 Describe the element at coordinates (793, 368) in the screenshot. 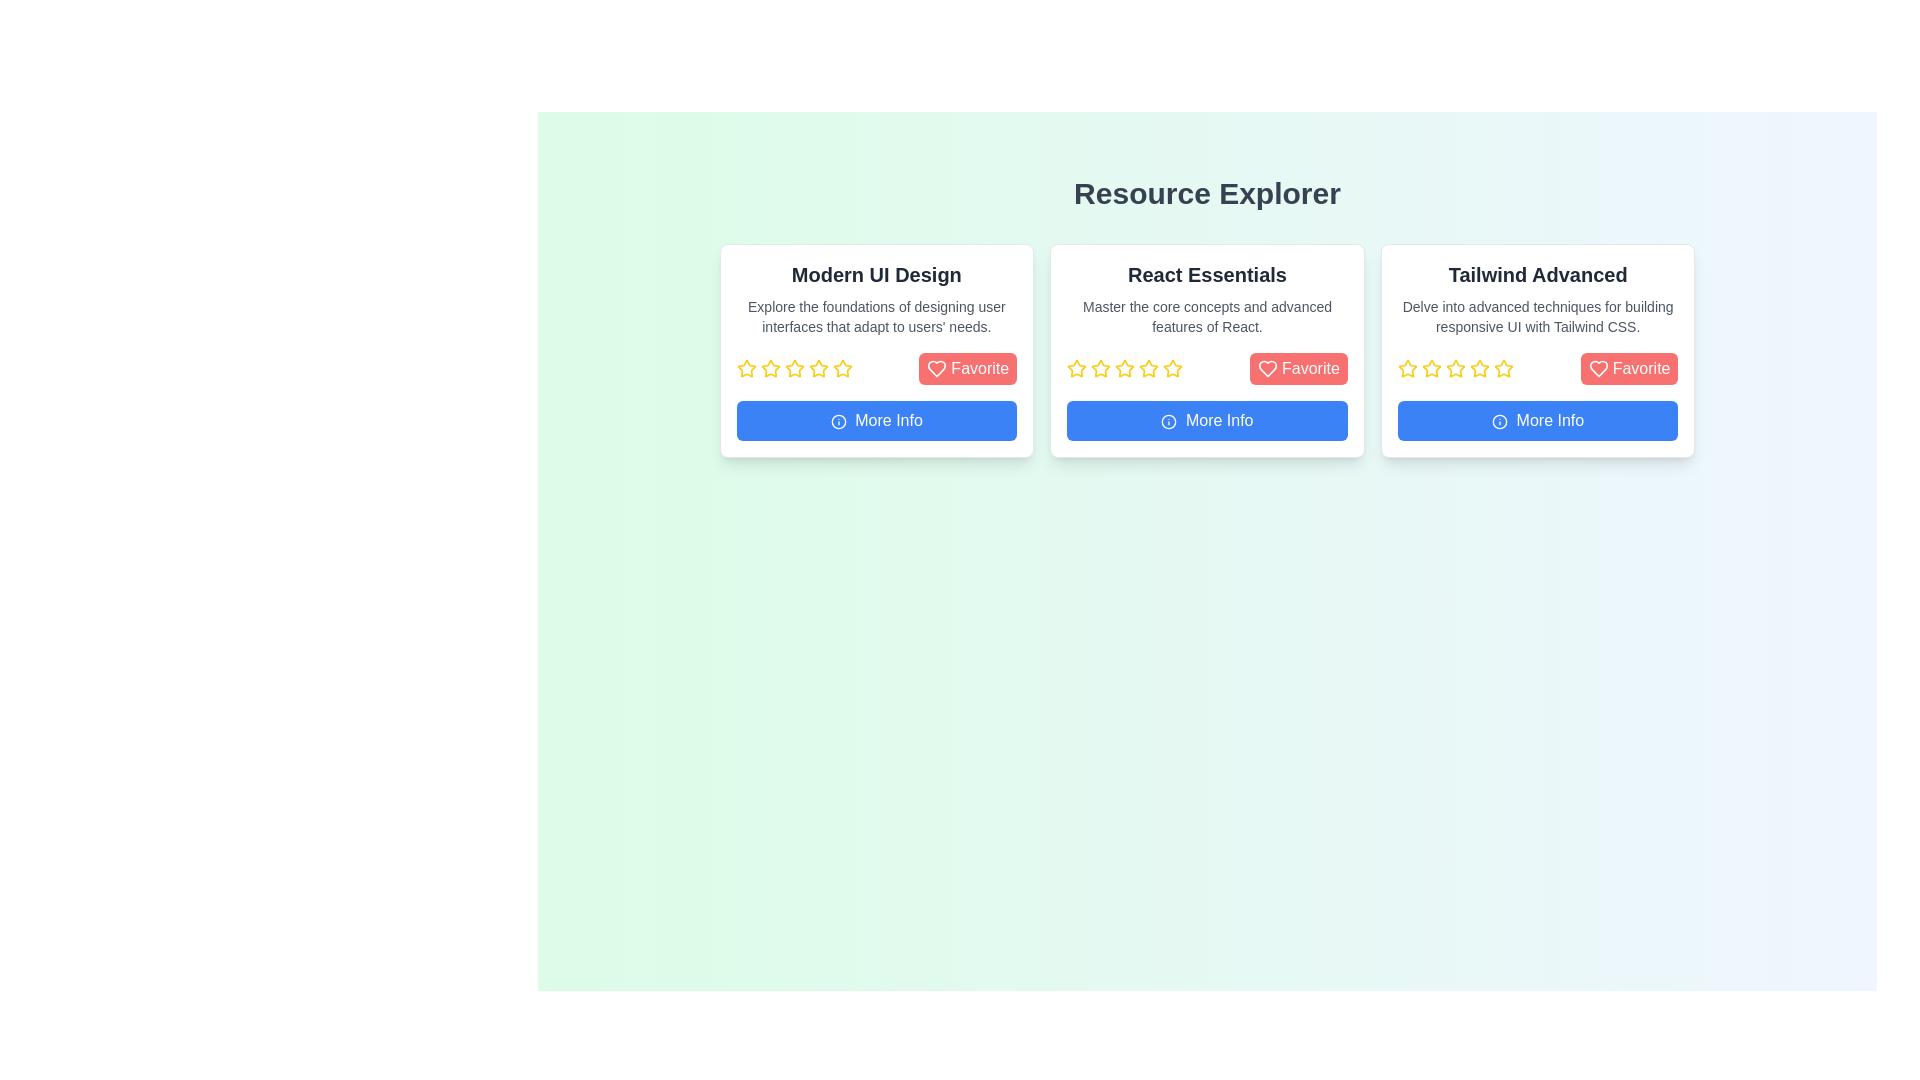

I see `the second star-shaped icon in the rating system, which is yellow with a hollow center` at that location.